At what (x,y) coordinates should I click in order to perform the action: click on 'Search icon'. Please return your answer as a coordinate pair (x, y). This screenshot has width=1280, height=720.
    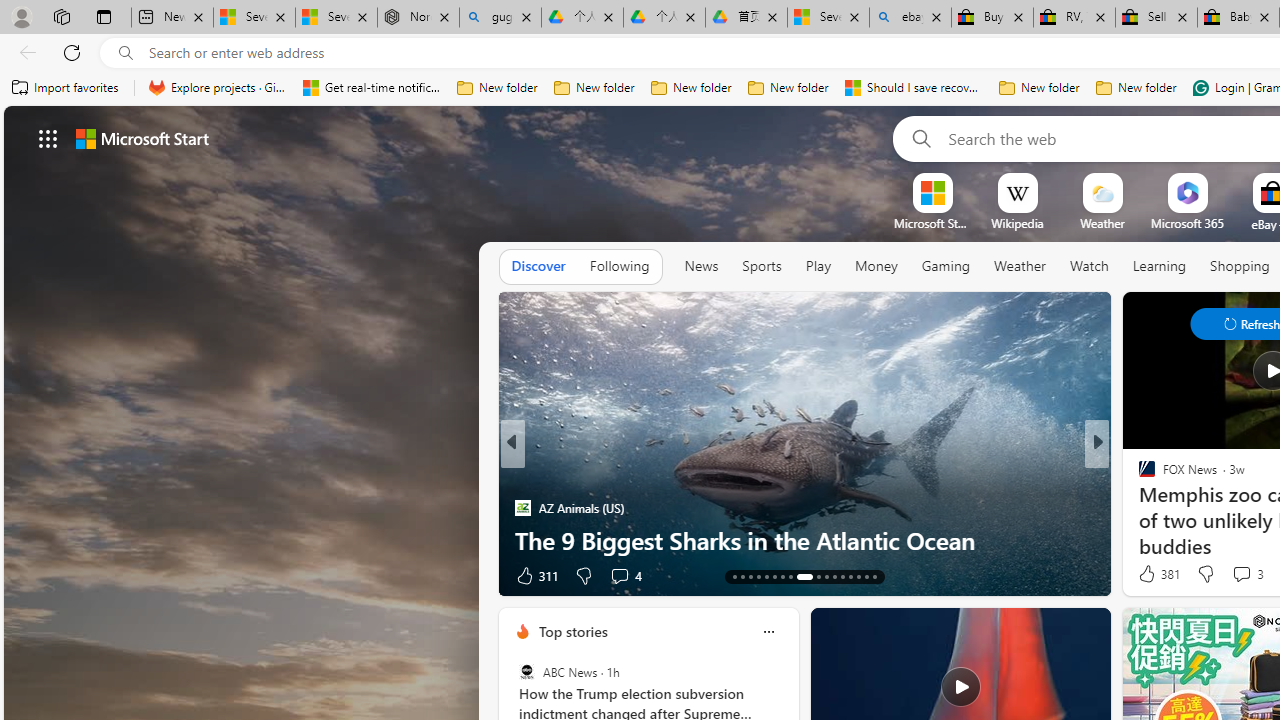
    Looking at the image, I should click on (125, 52).